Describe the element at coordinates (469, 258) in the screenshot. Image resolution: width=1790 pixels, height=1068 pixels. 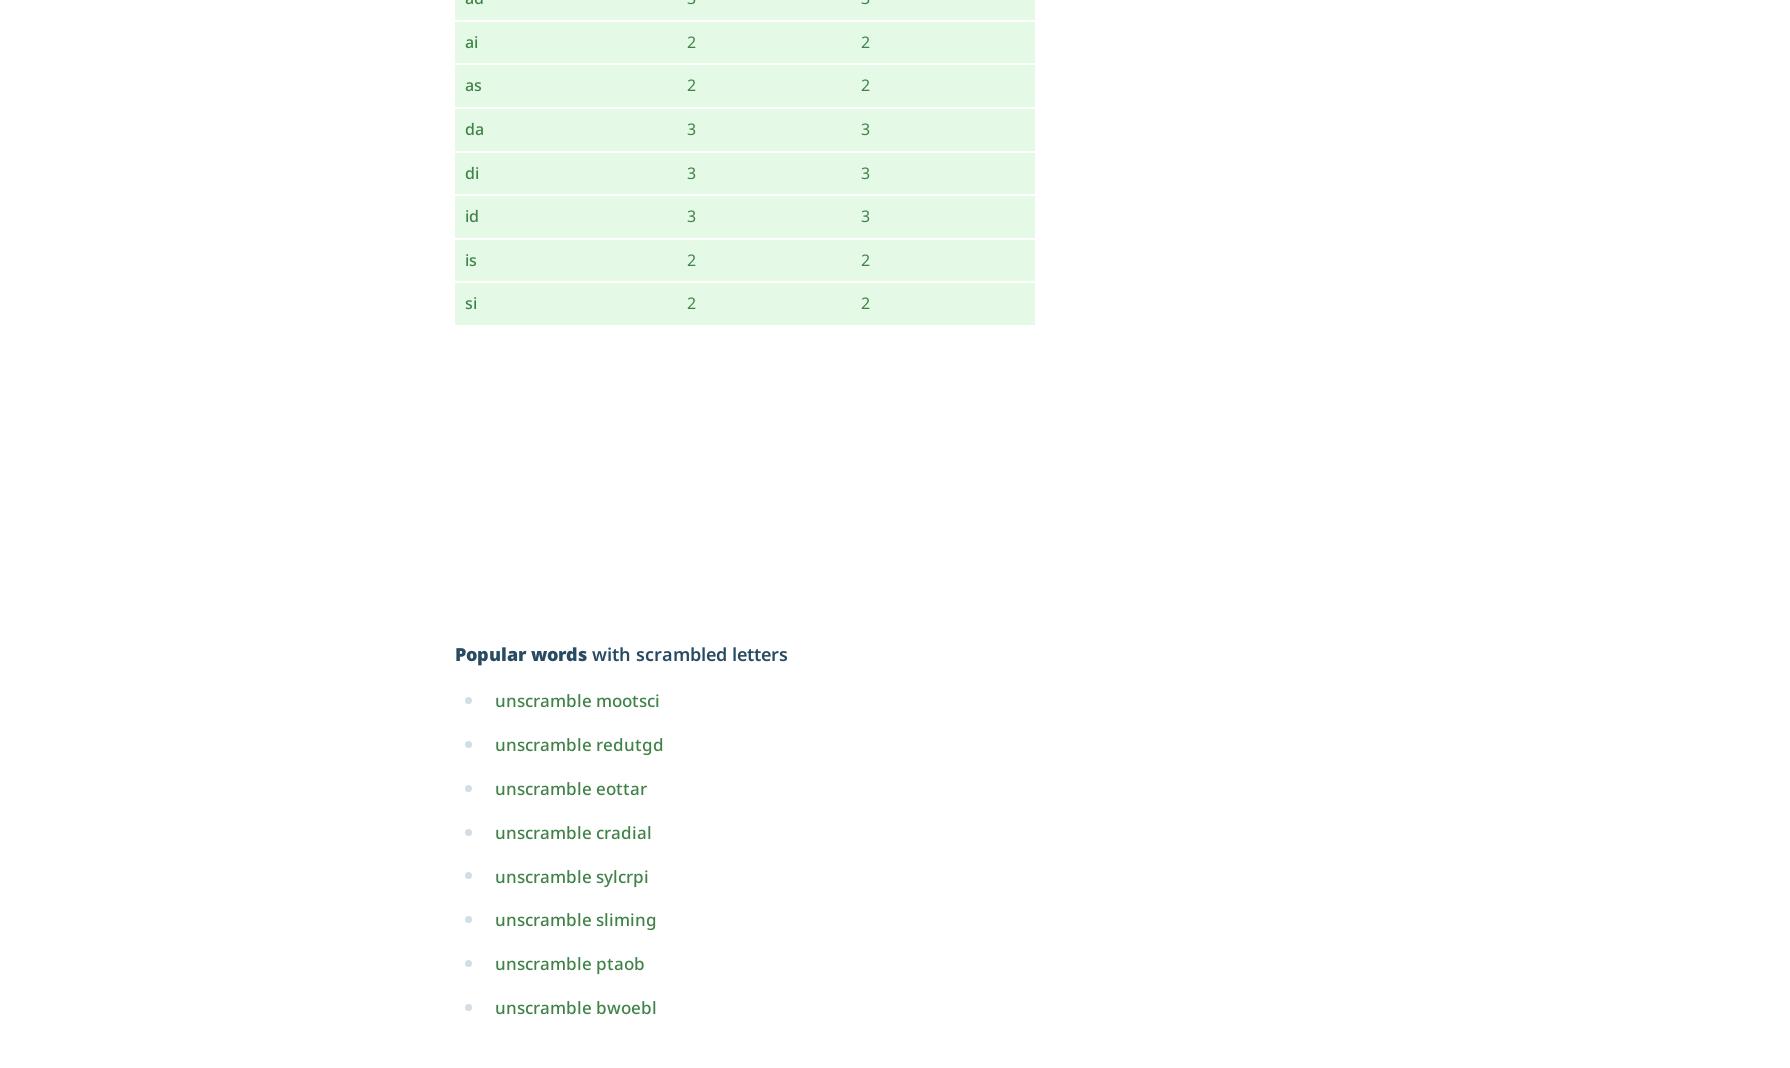
I see `'is'` at that location.